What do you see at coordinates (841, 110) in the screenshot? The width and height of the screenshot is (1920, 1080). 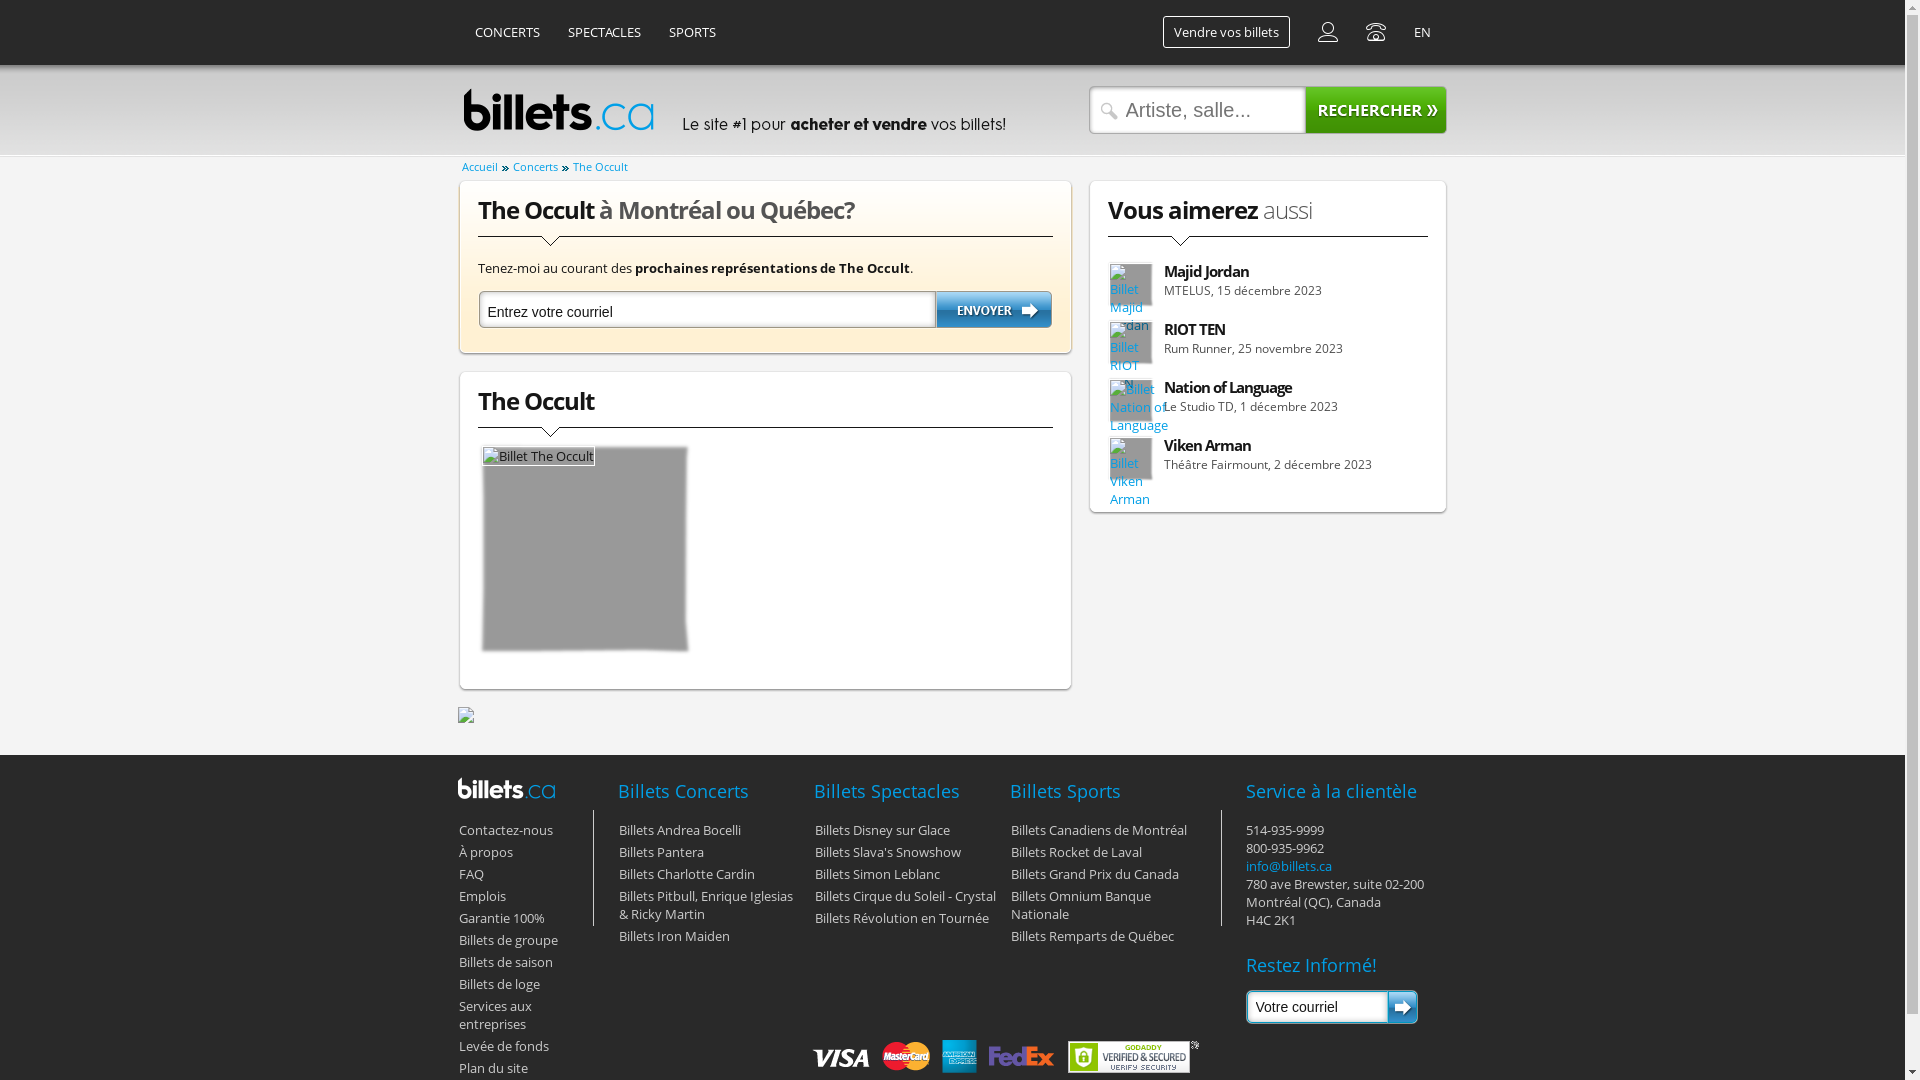 I see `'Le site #1 pour acheter et vendre vos billets!'` at bounding box center [841, 110].